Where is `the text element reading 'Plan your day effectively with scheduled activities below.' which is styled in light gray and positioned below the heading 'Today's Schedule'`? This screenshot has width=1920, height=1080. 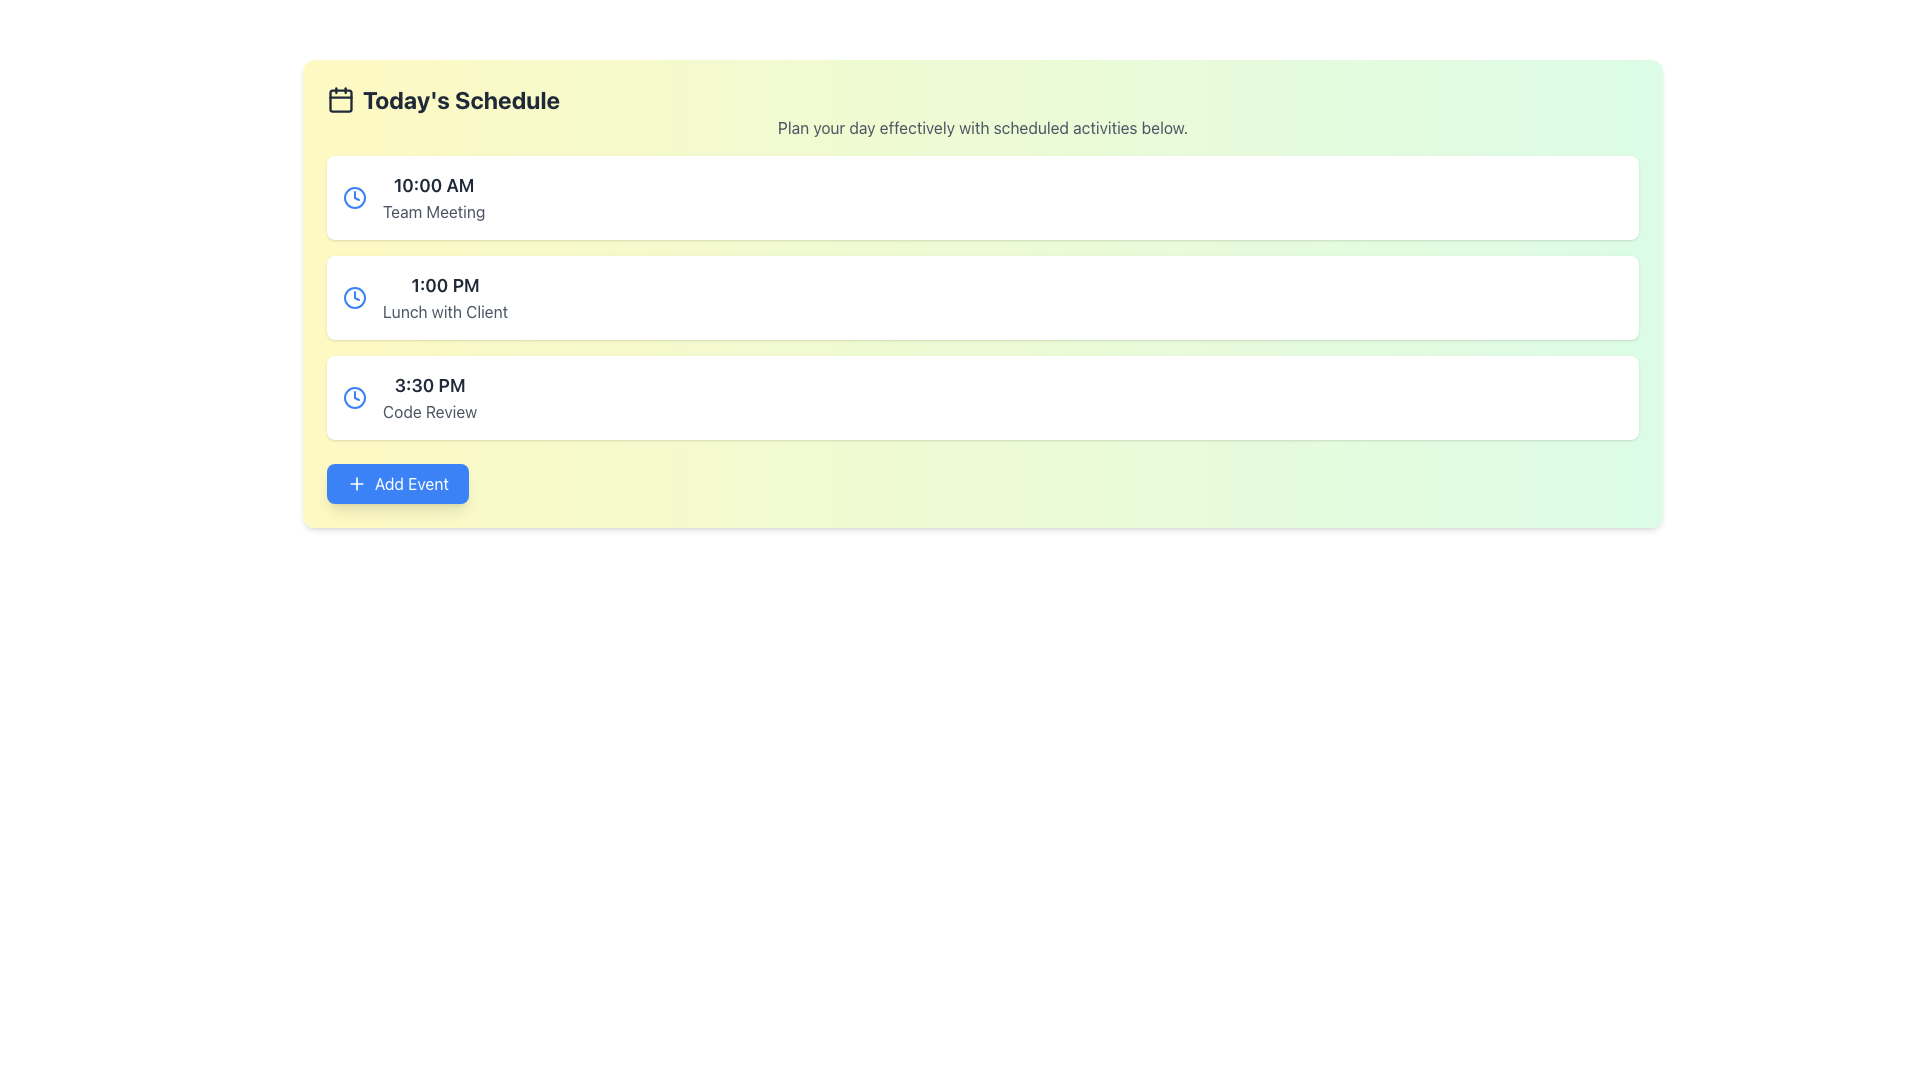
the text element reading 'Plan your day effectively with scheduled activities below.' which is styled in light gray and positioned below the heading 'Today's Schedule' is located at coordinates (983, 127).